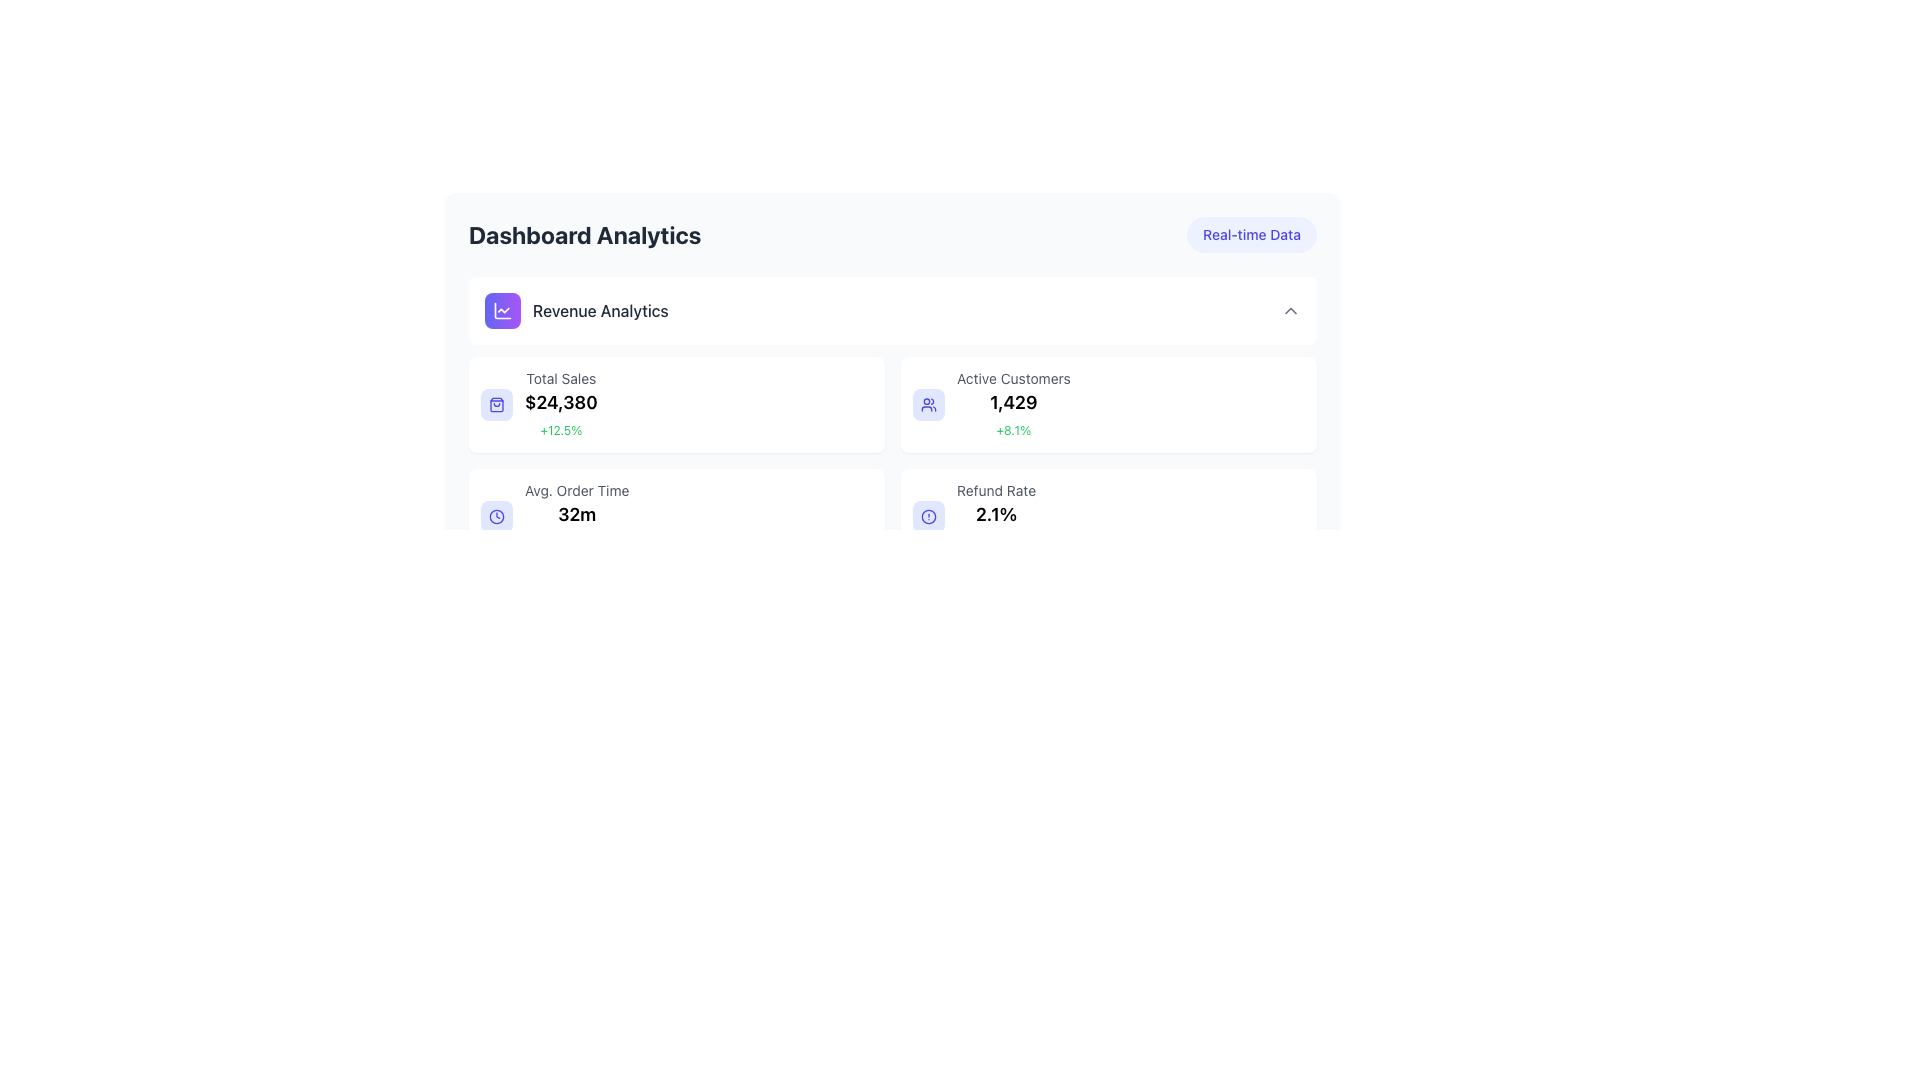 The height and width of the screenshot is (1080, 1920). What do you see at coordinates (996, 514) in the screenshot?
I see `the text display showing the percentage '2.1%' in bold black font, located in the lower section of the 'Refund Rate' data group` at bounding box center [996, 514].